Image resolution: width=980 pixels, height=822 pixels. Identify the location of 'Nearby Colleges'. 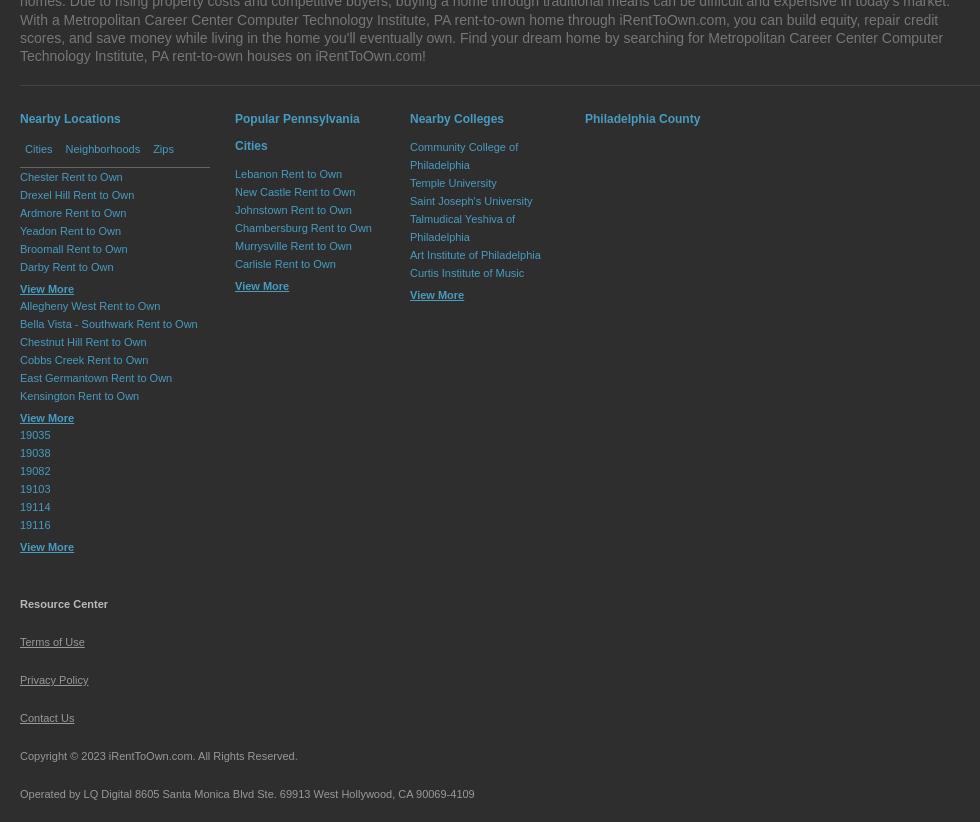
(456, 118).